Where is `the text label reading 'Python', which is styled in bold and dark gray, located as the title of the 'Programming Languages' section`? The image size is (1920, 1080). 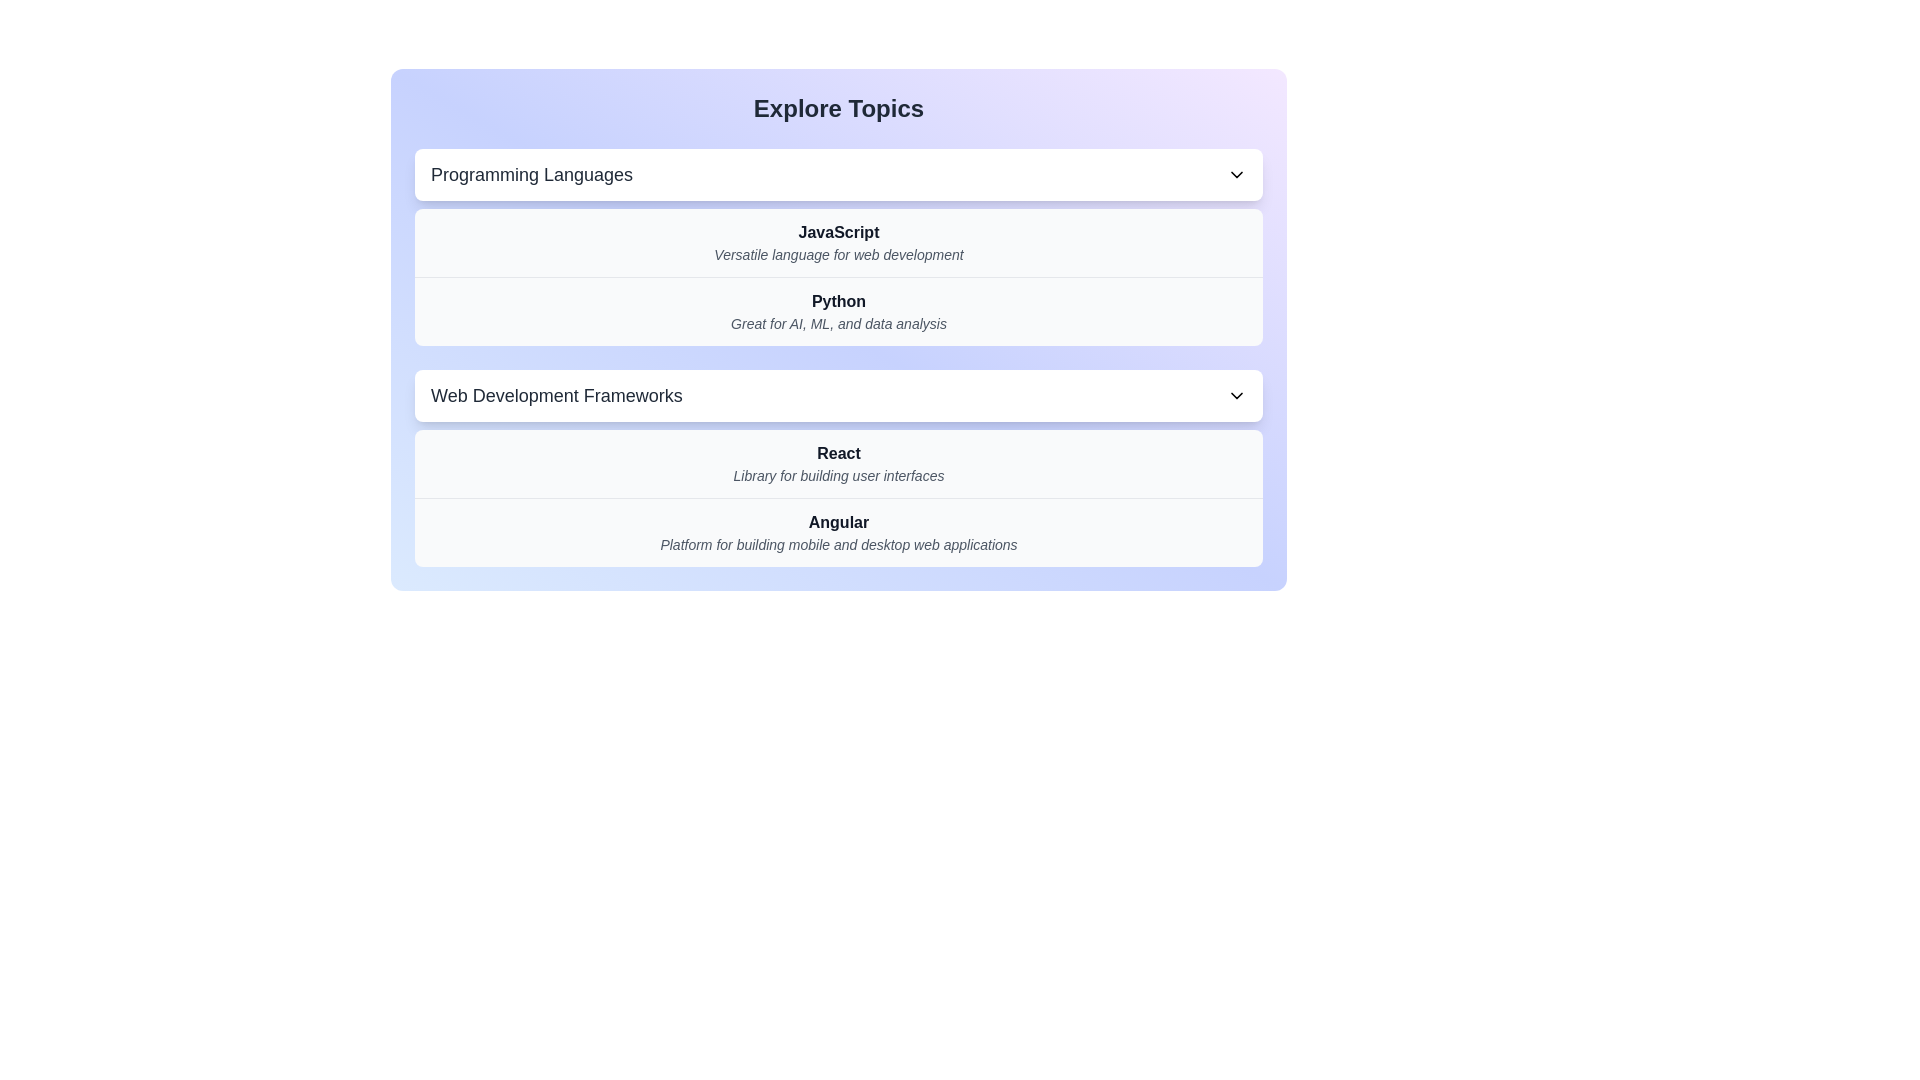 the text label reading 'Python', which is styled in bold and dark gray, located as the title of the 'Programming Languages' section is located at coordinates (839, 301).